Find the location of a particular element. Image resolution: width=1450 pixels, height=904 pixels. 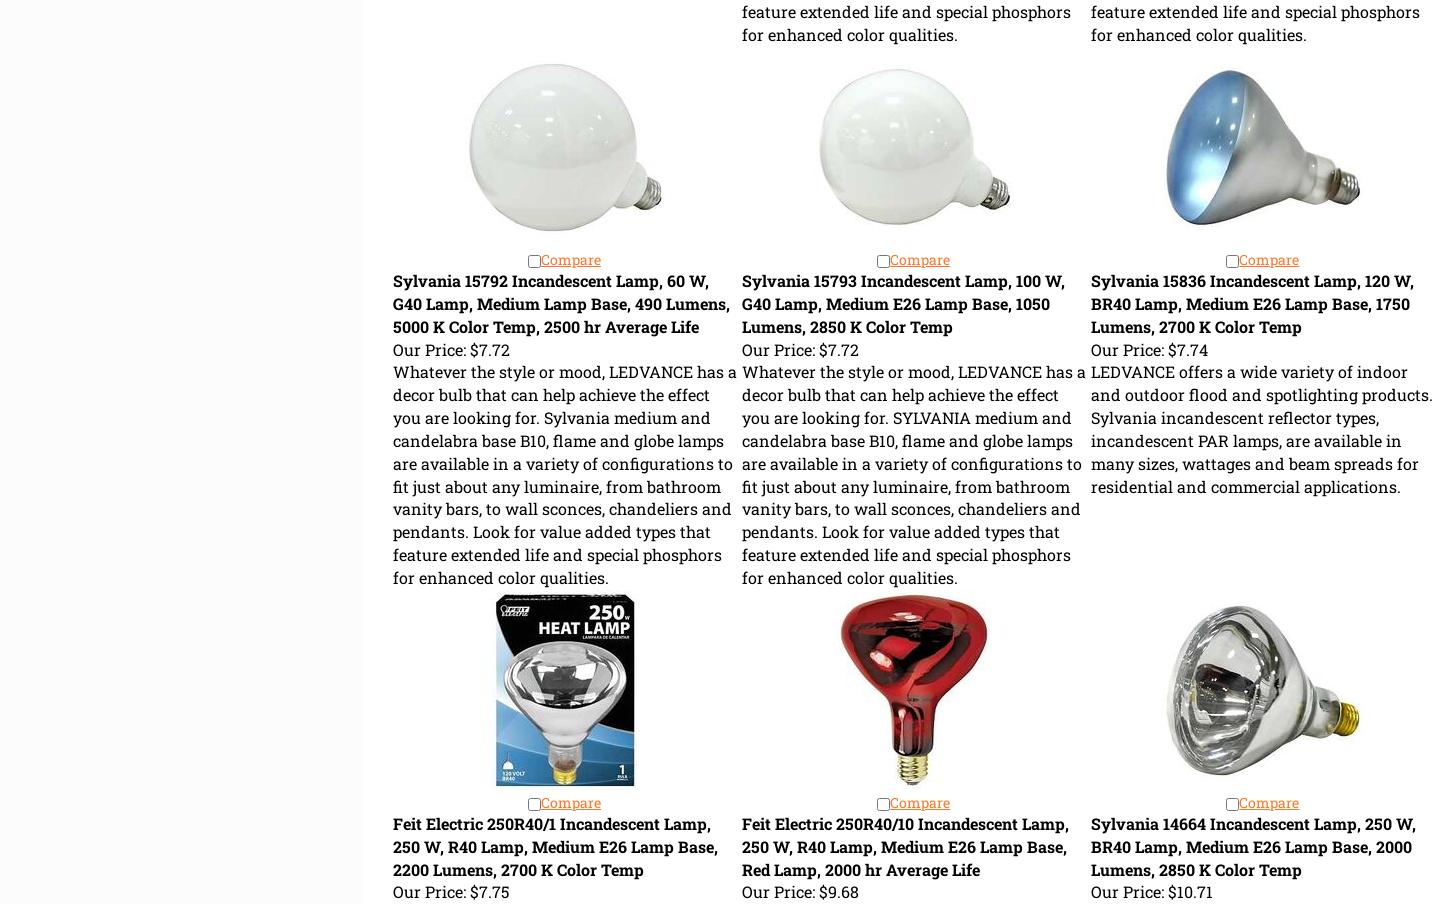

'Feit Electric 250R40/1 Incandescent Lamp, 250 W, R40 Lamp, Medium E26 Lamp Base, 2200 Lumens, 2700 K Color Temp' is located at coordinates (554, 844).